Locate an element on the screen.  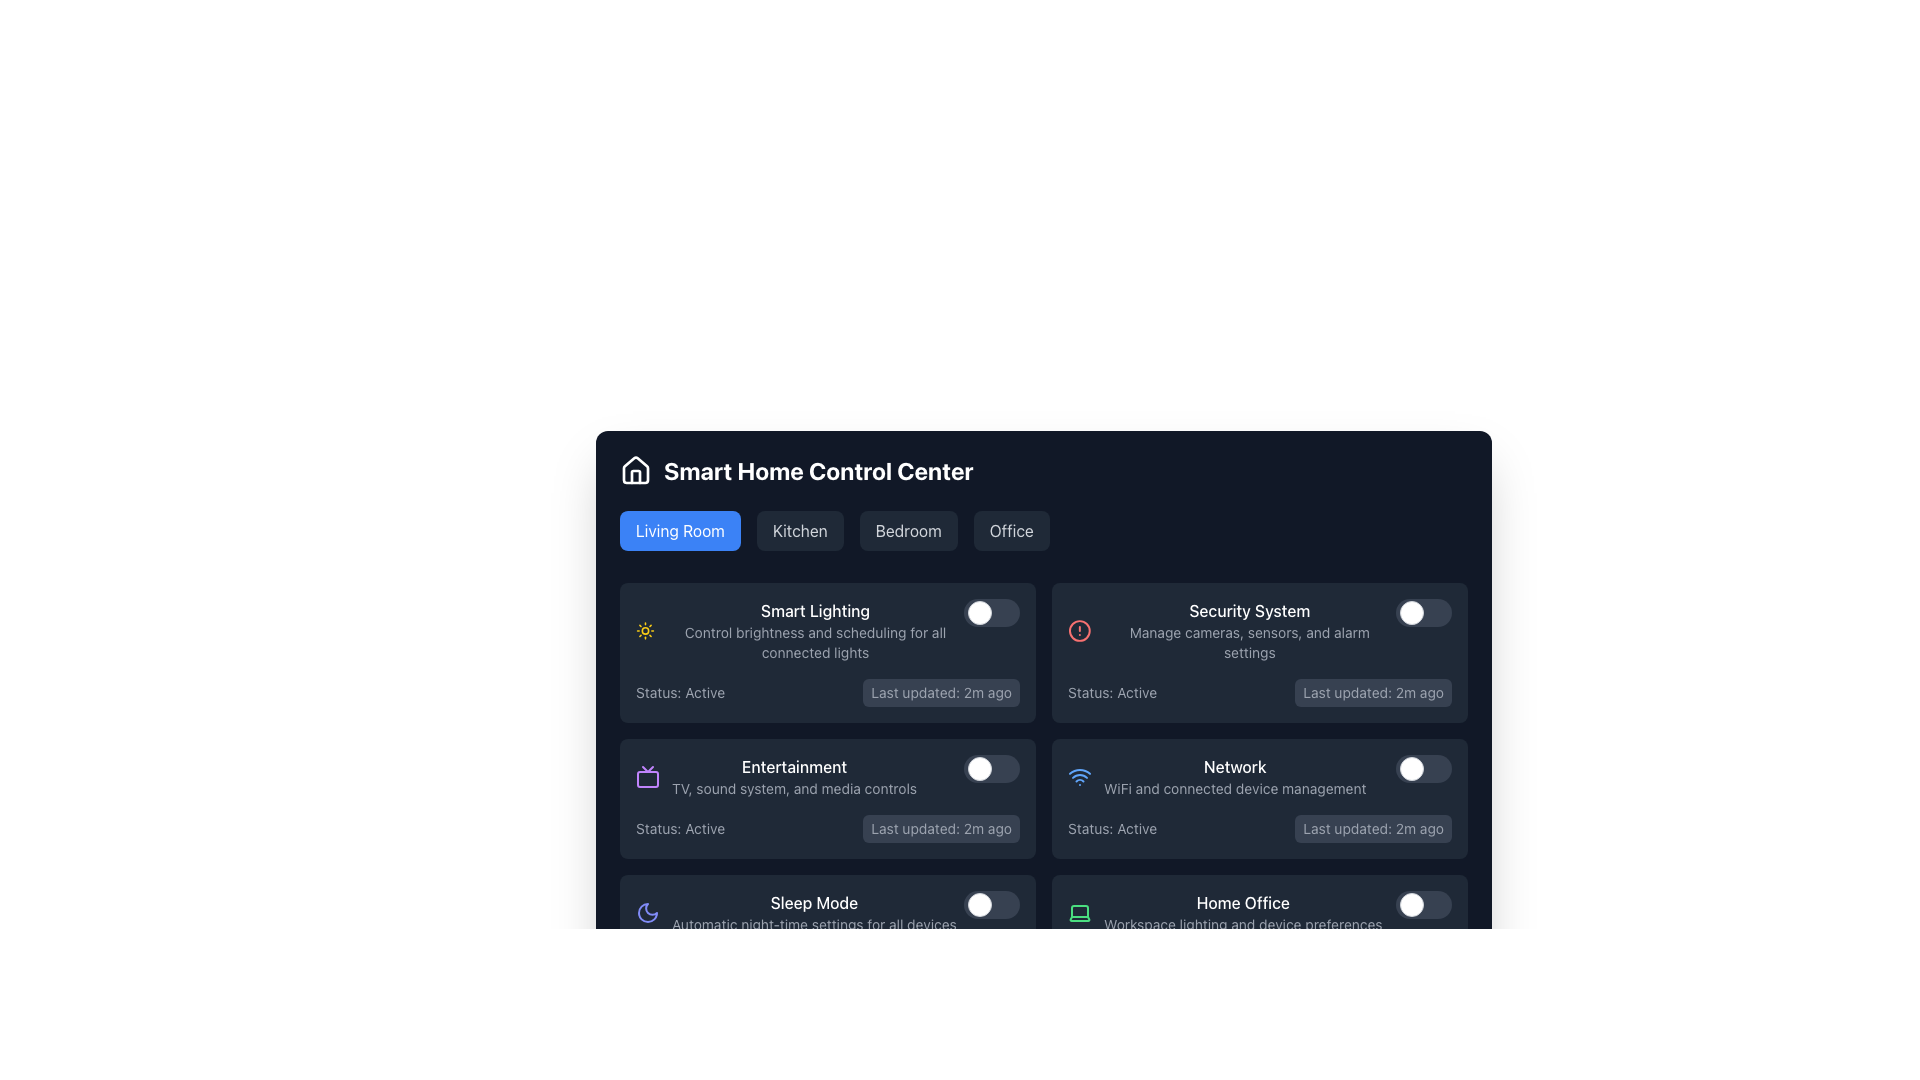
status 'Status: Active' and the timestamp 'Last updated: 2m ago' from the textual information element located in the lower-middle part of the 'Network' section, below the 'WiFi and connected device management' subtitle is located at coordinates (1258, 829).